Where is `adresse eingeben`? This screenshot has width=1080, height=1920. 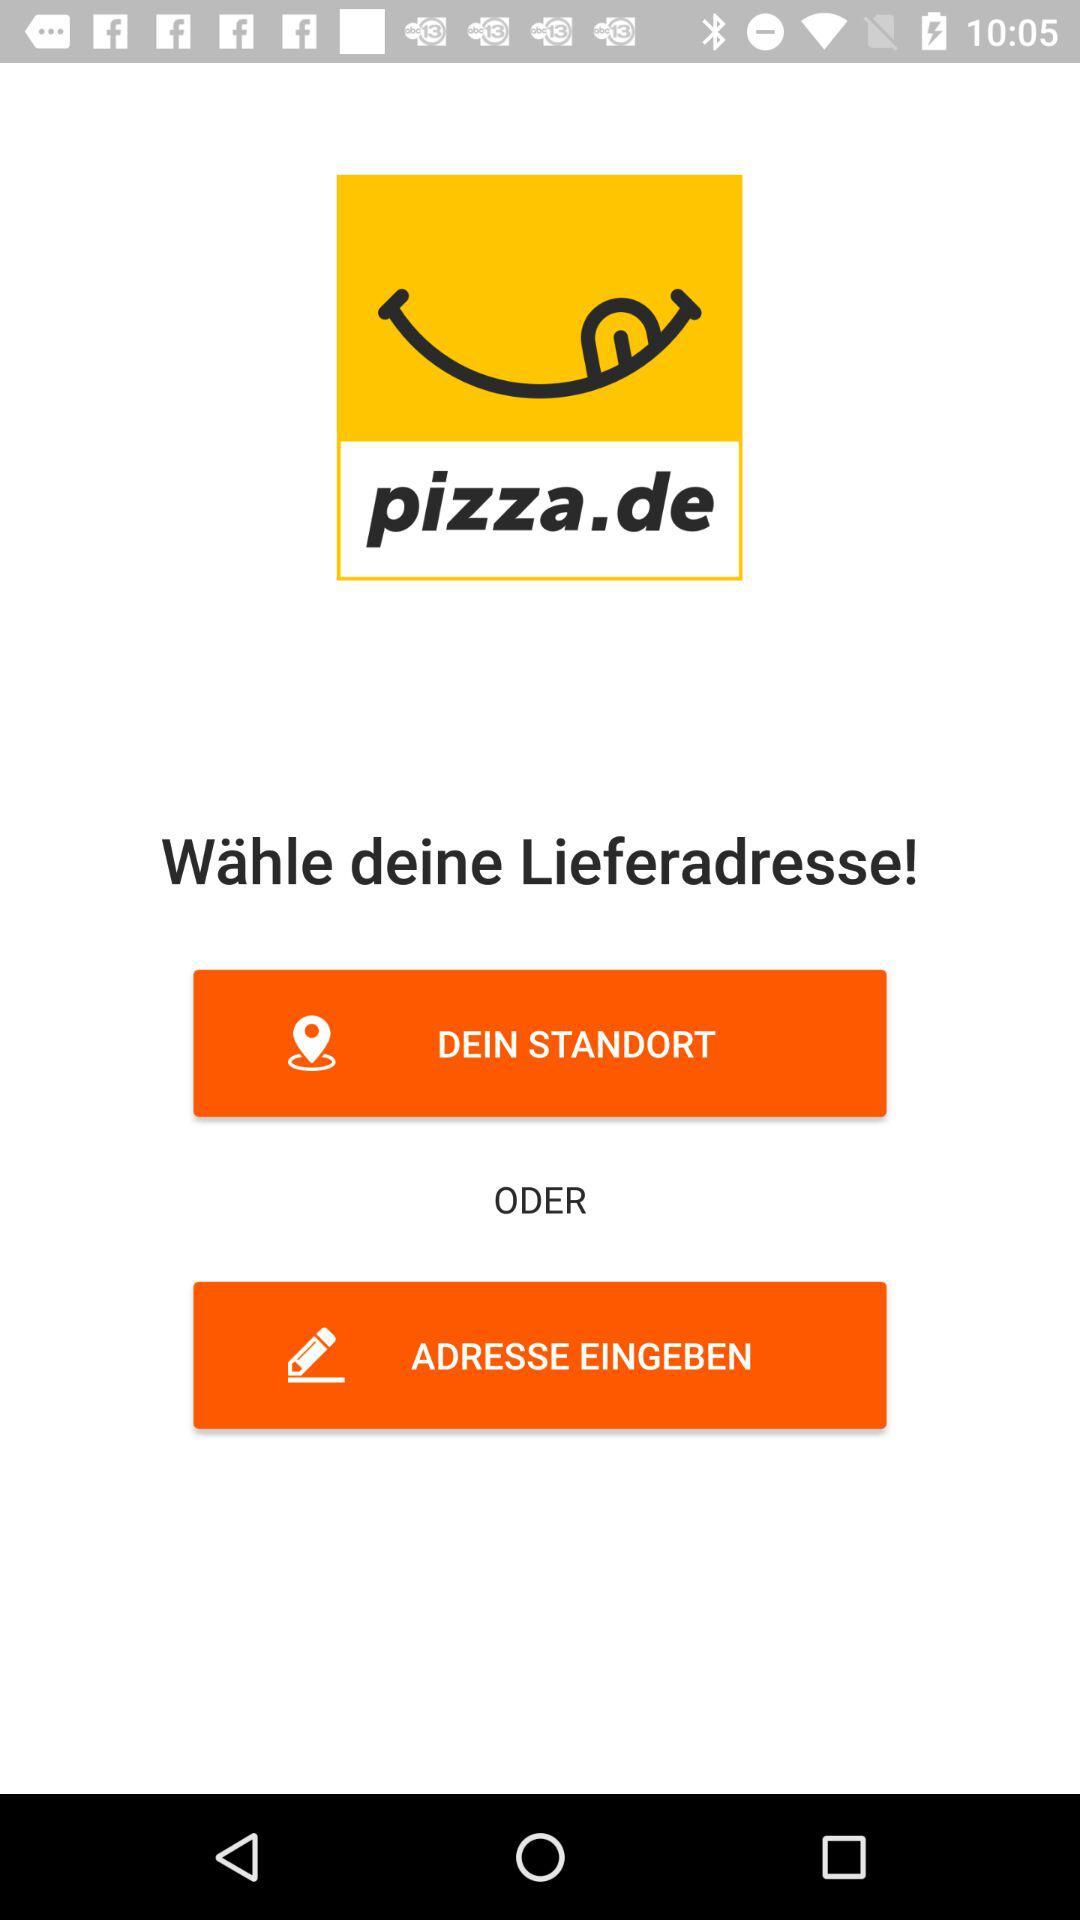
adresse eingeben is located at coordinates (540, 1355).